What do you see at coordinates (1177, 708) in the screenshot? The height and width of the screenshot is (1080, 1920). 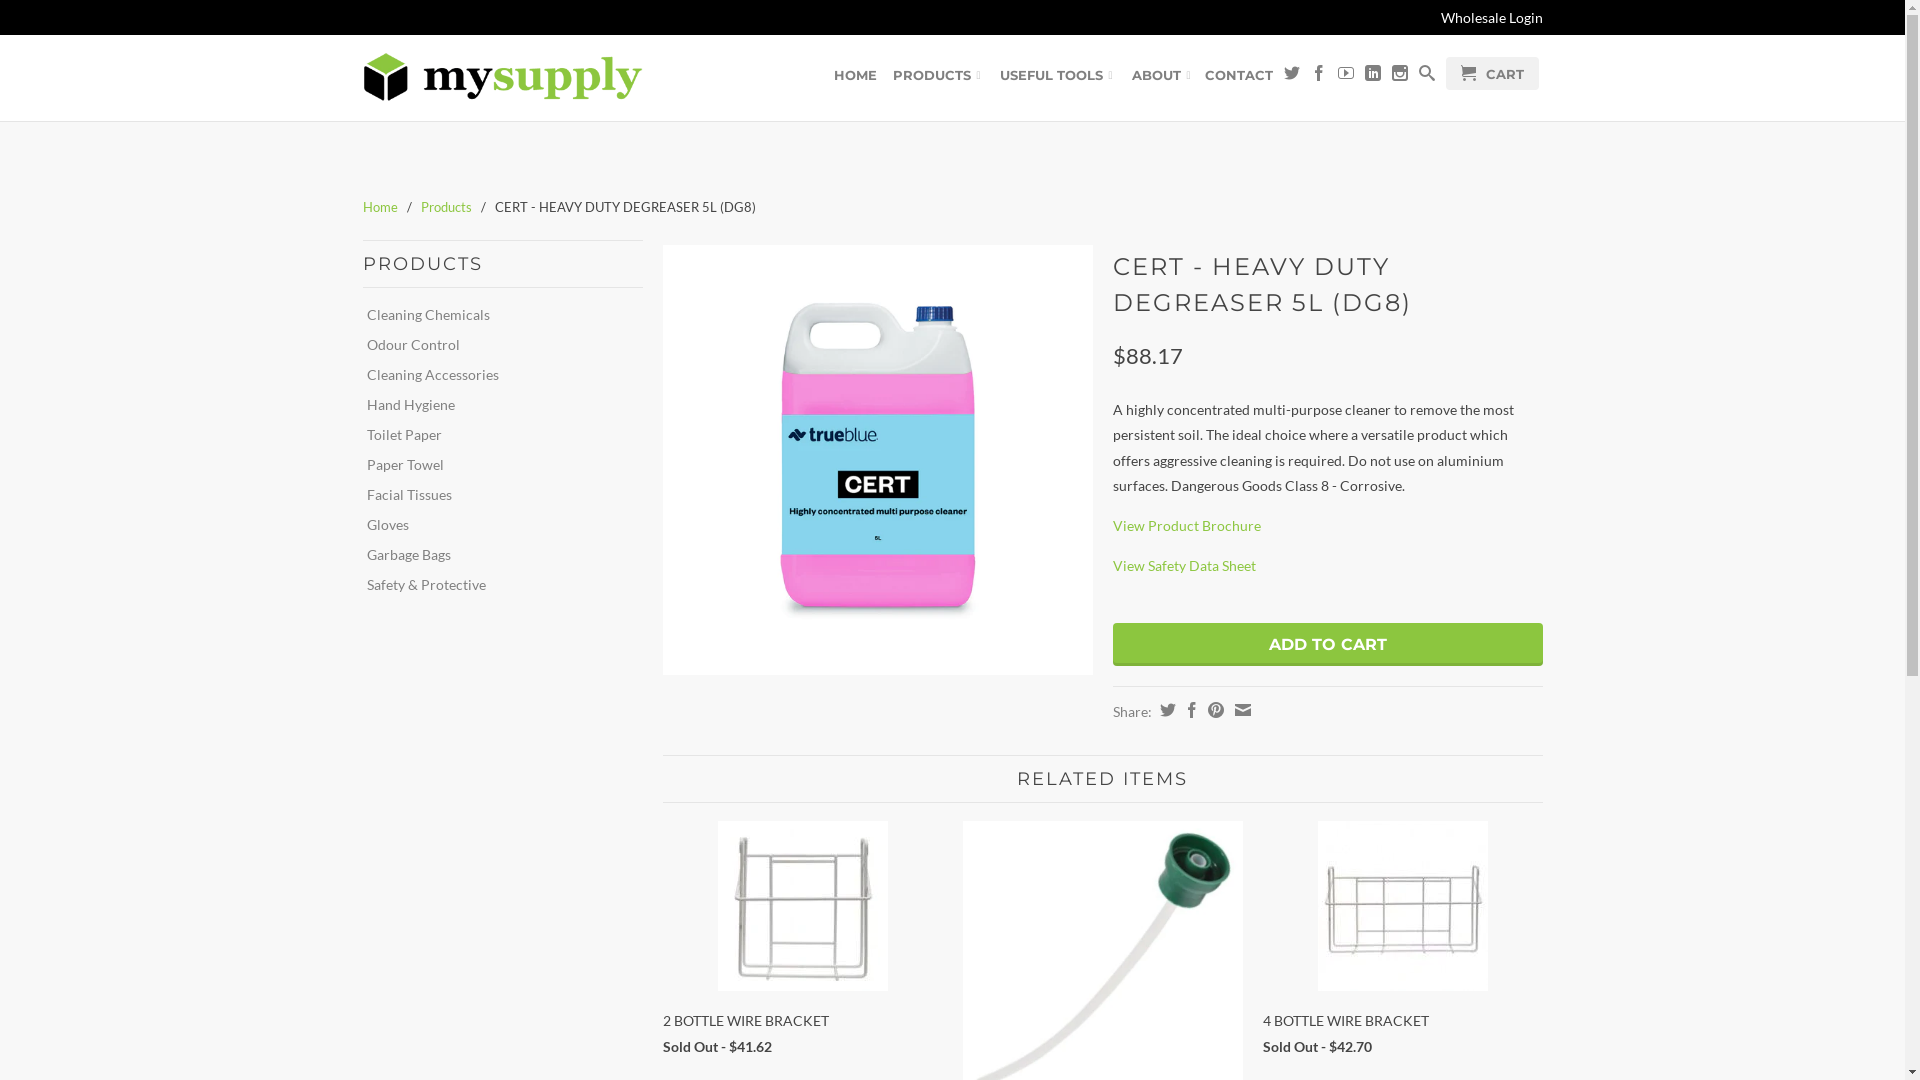 I see `'Share this on Facebook'` at bounding box center [1177, 708].